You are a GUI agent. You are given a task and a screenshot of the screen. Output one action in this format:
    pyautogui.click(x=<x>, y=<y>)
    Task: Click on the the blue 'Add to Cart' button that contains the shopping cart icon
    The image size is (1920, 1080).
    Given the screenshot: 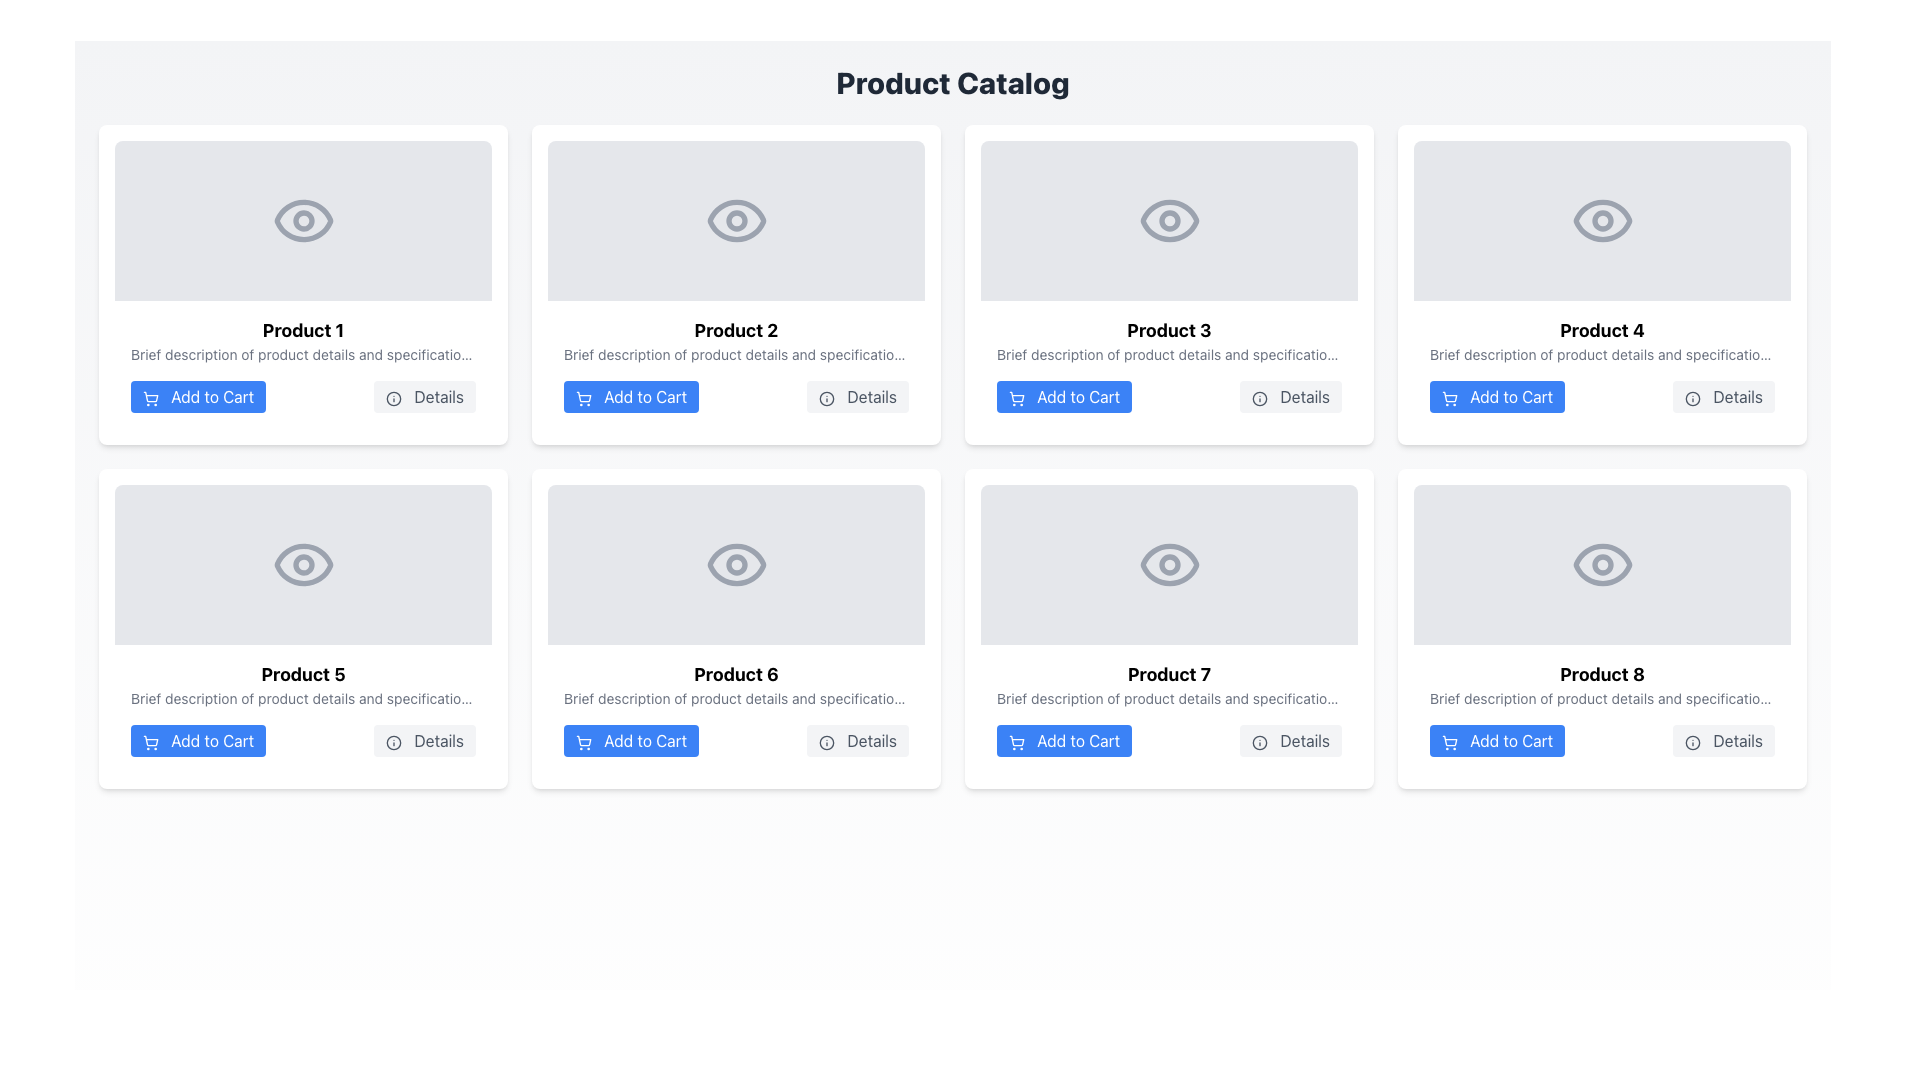 What is the action you would take?
    pyautogui.click(x=583, y=740)
    